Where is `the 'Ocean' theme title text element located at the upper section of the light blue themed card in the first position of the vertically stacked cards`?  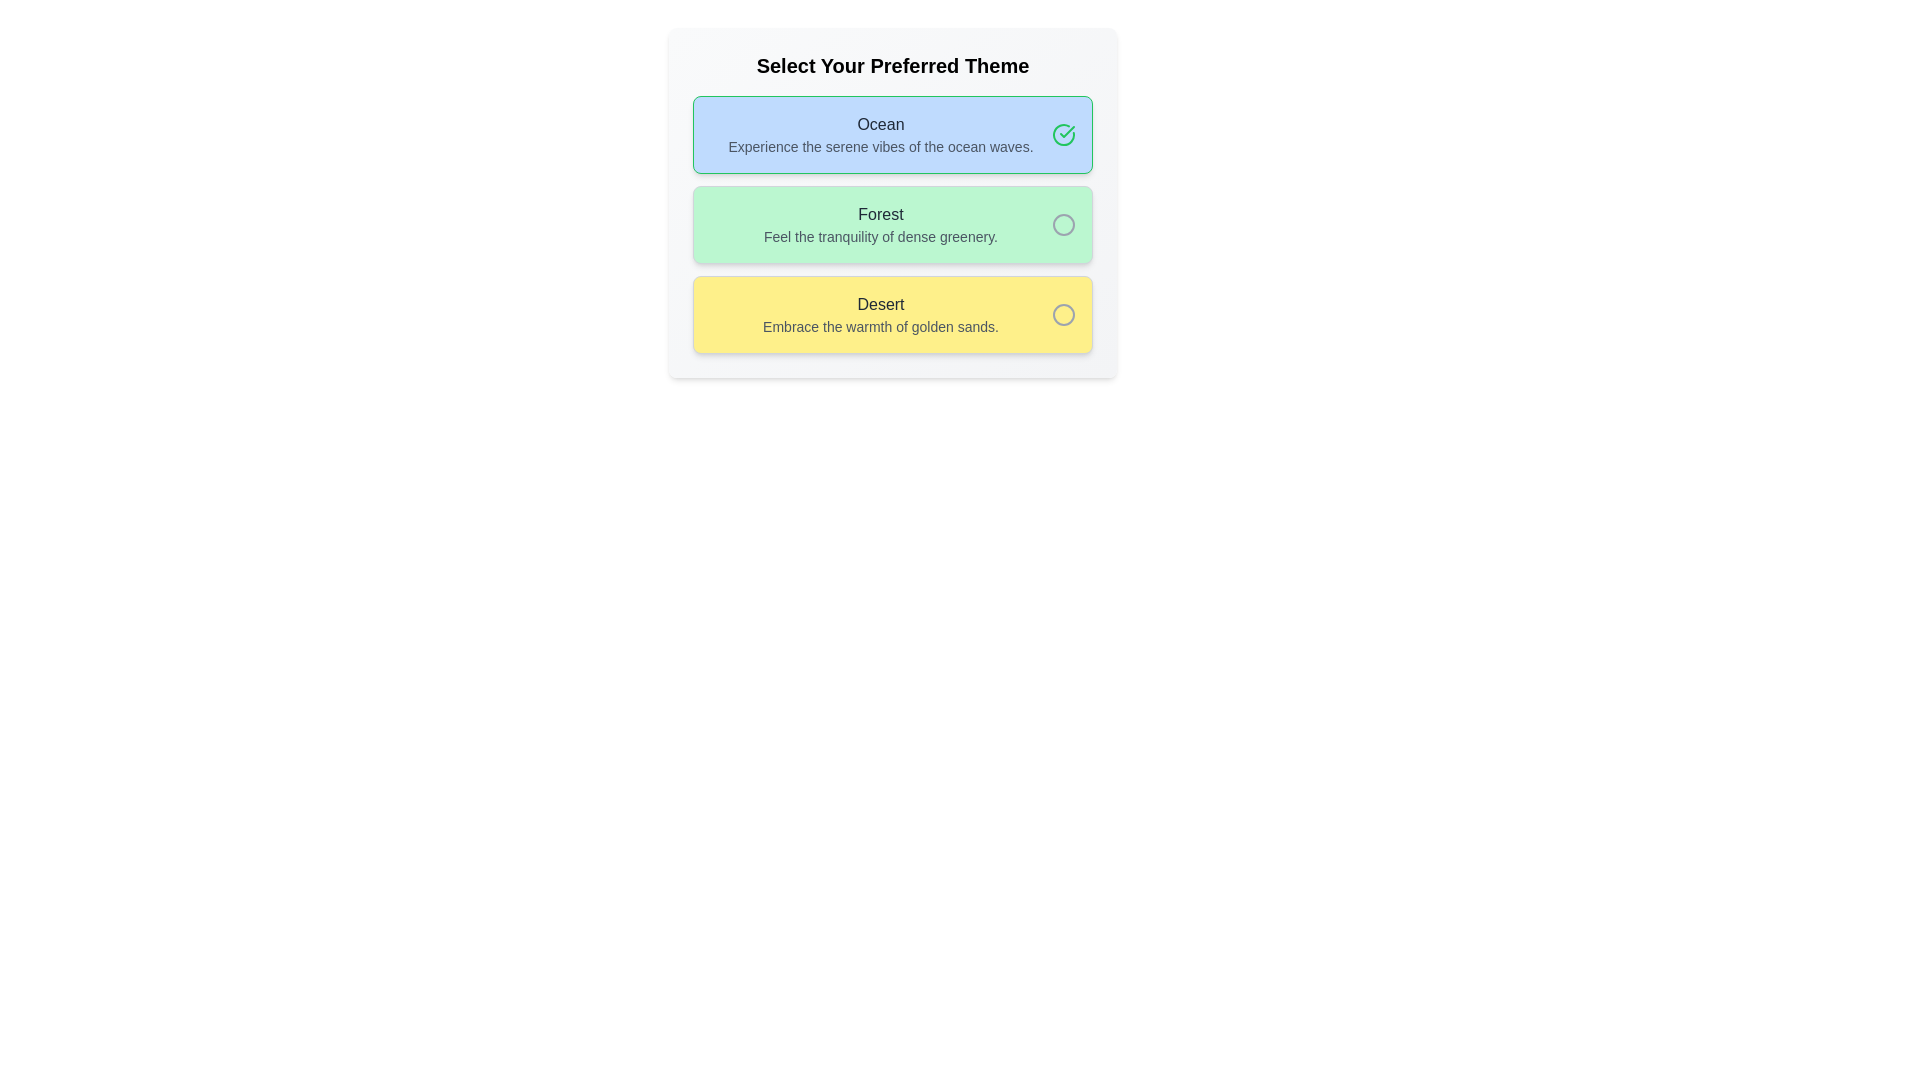 the 'Ocean' theme title text element located at the upper section of the light blue themed card in the first position of the vertically stacked cards is located at coordinates (880, 124).